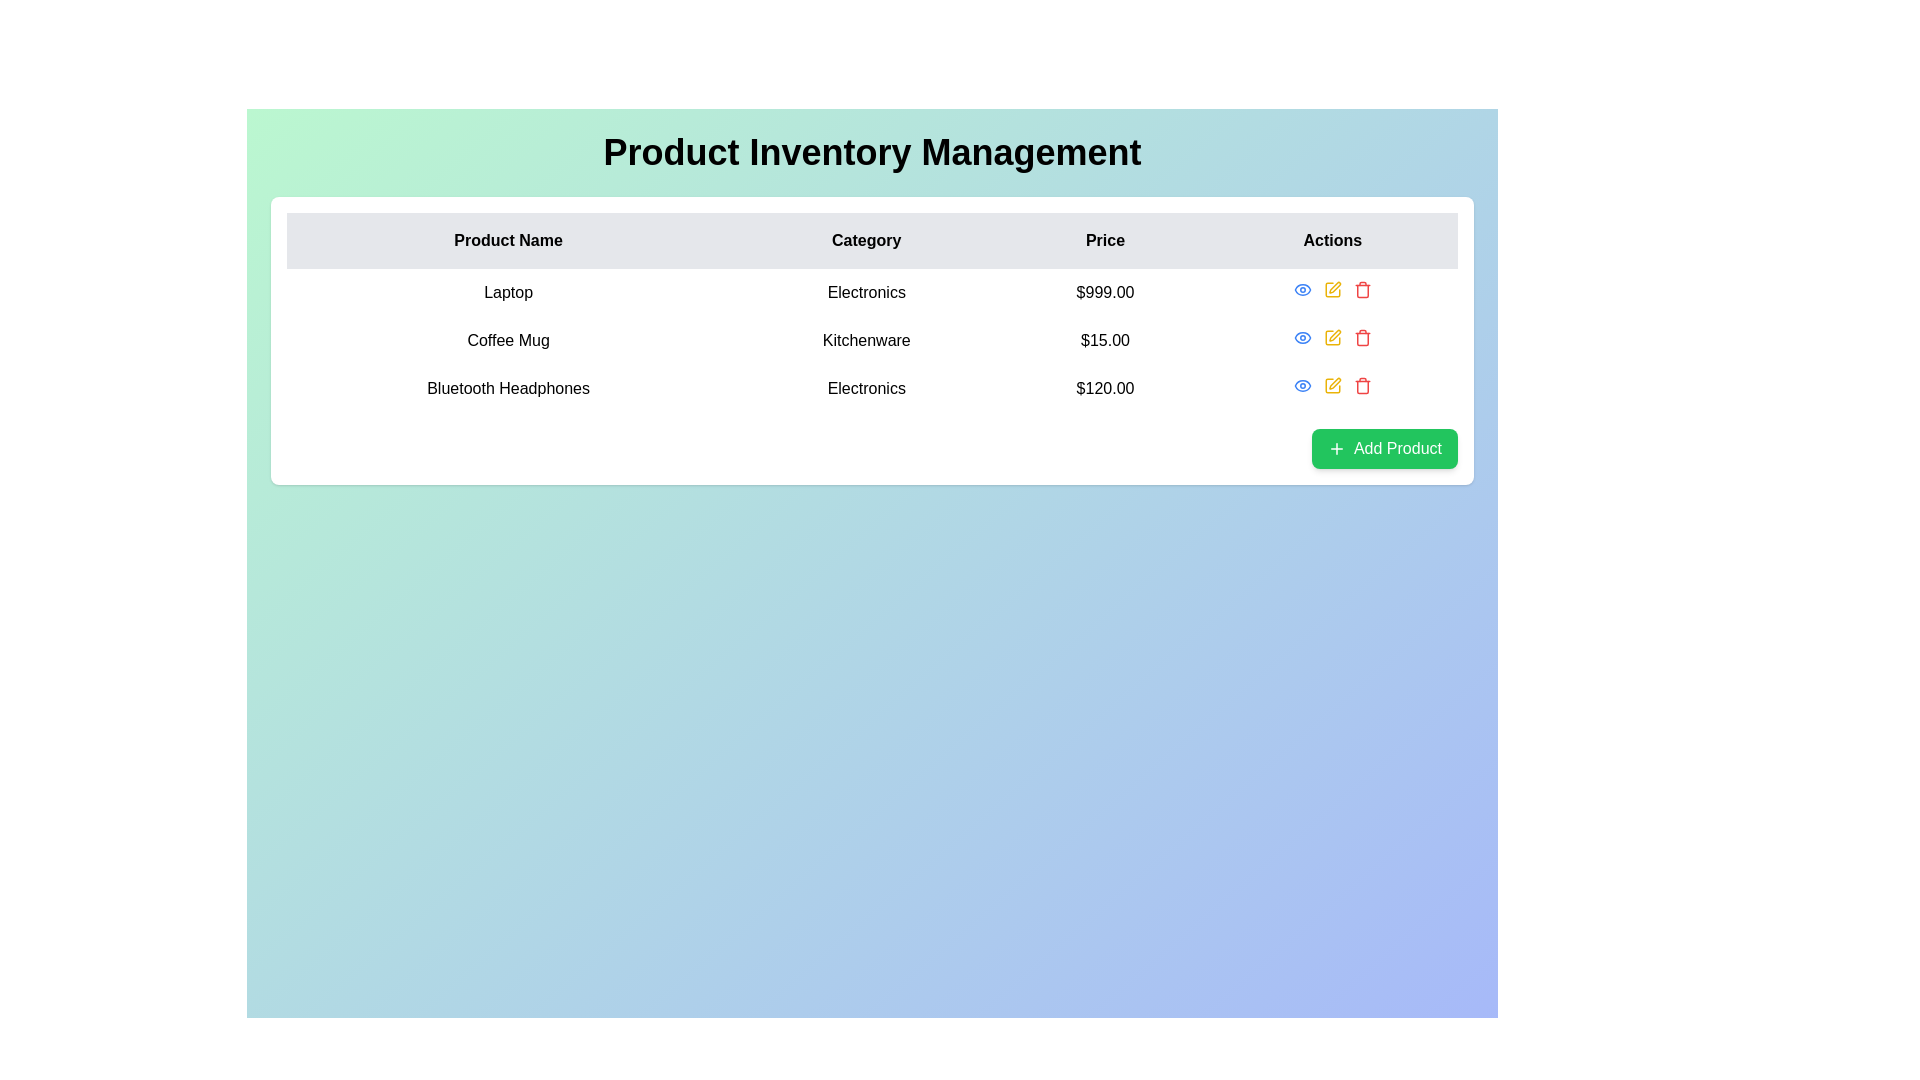  What do you see at coordinates (1335, 334) in the screenshot?
I see `the pen icon in the 'Actions' column of the product inventory table for the second row associated with the item 'Coffee Mug'` at bounding box center [1335, 334].